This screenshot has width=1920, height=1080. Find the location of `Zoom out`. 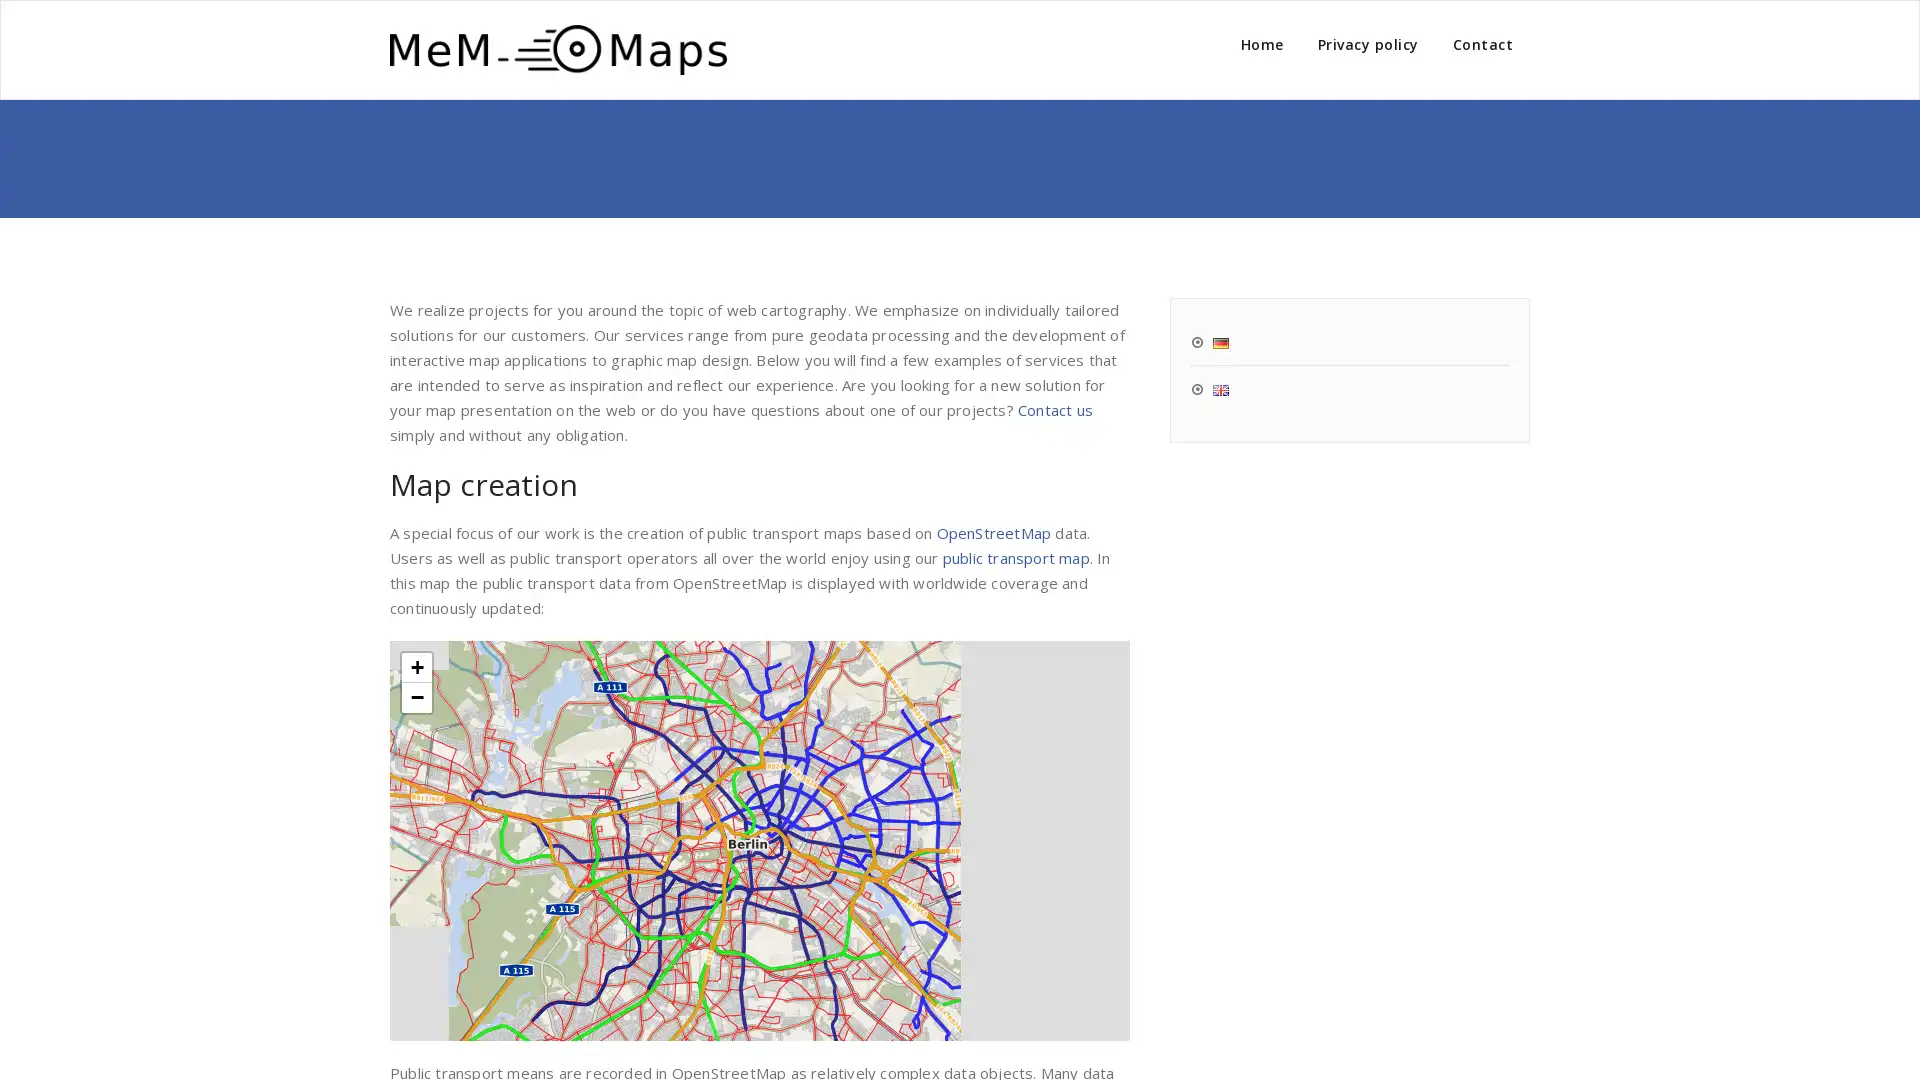

Zoom out is located at coordinates (416, 696).